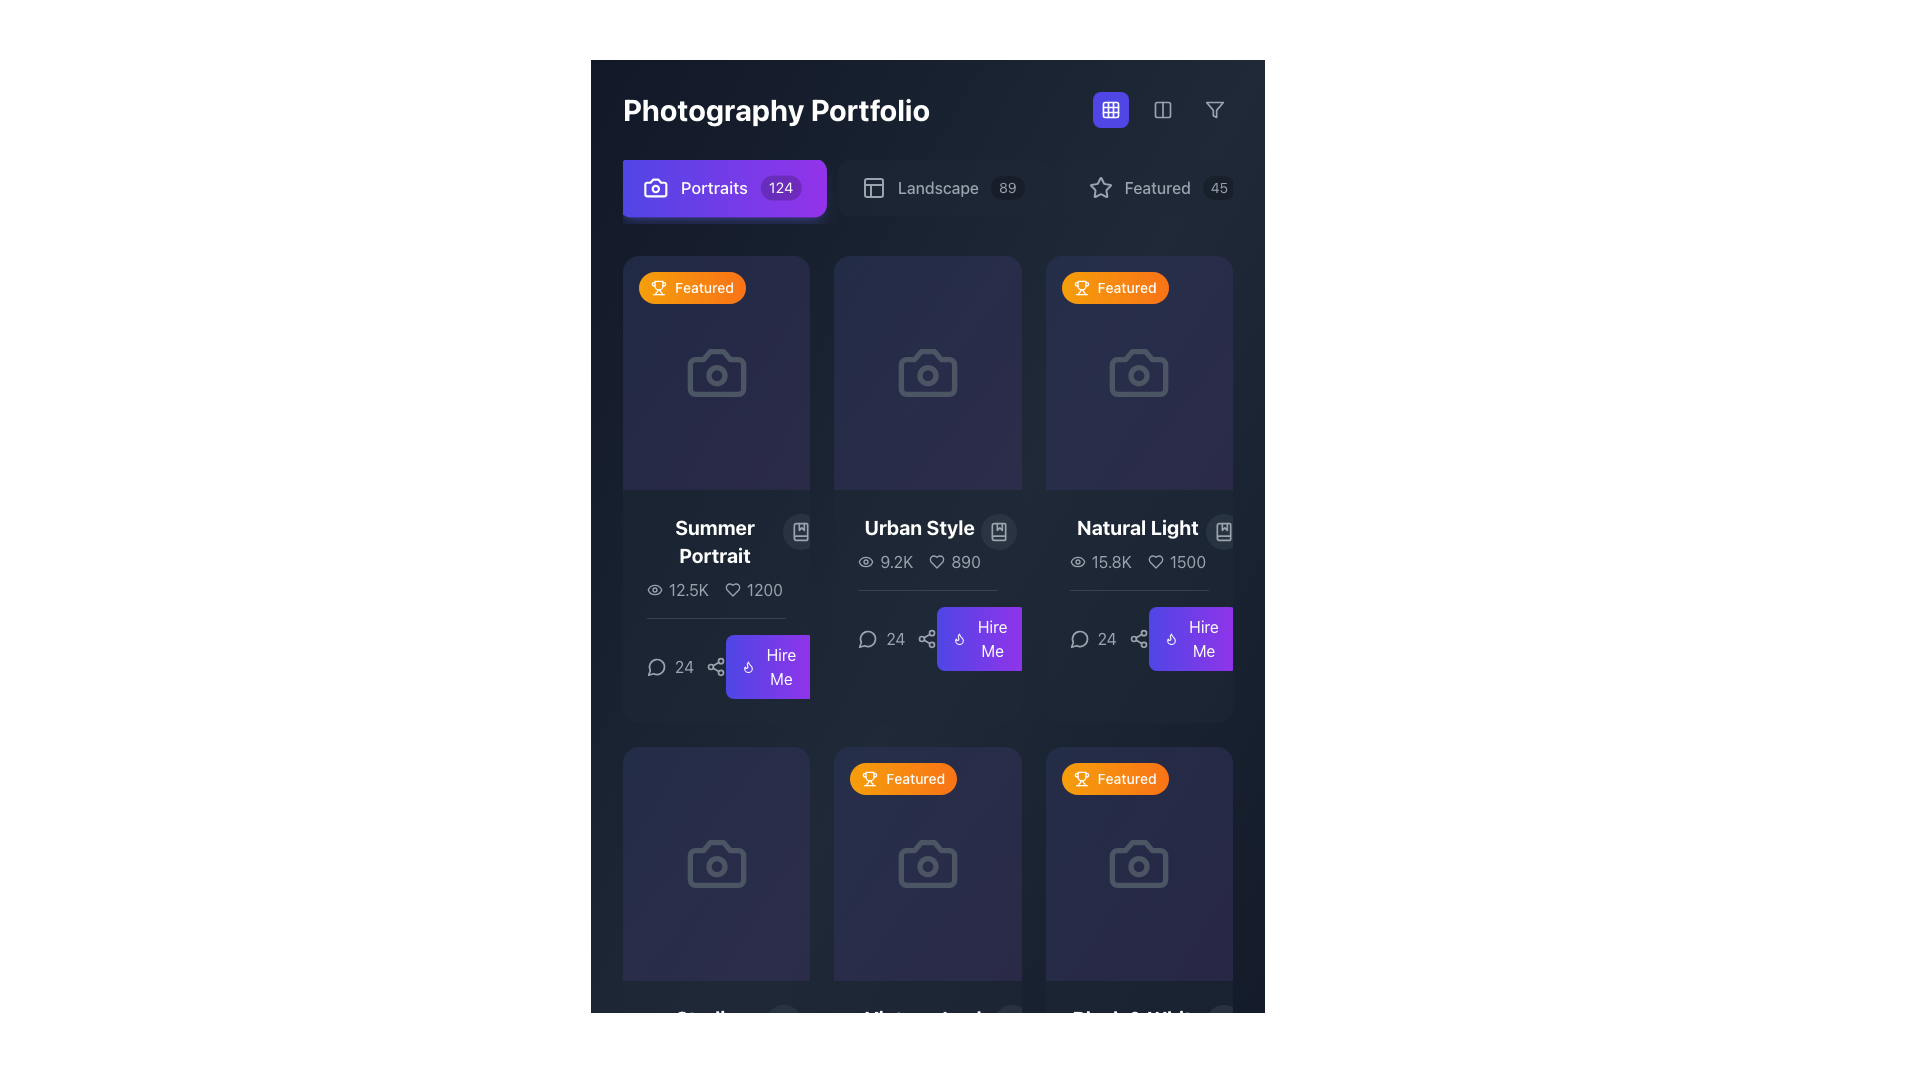 The height and width of the screenshot is (1080, 1920). What do you see at coordinates (1007, 188) in the screenshot?
I see `displayed number on the badge indicating the presence of 89 related items next to the 'Landscape' menu item` at bounding box center [1007, 188].